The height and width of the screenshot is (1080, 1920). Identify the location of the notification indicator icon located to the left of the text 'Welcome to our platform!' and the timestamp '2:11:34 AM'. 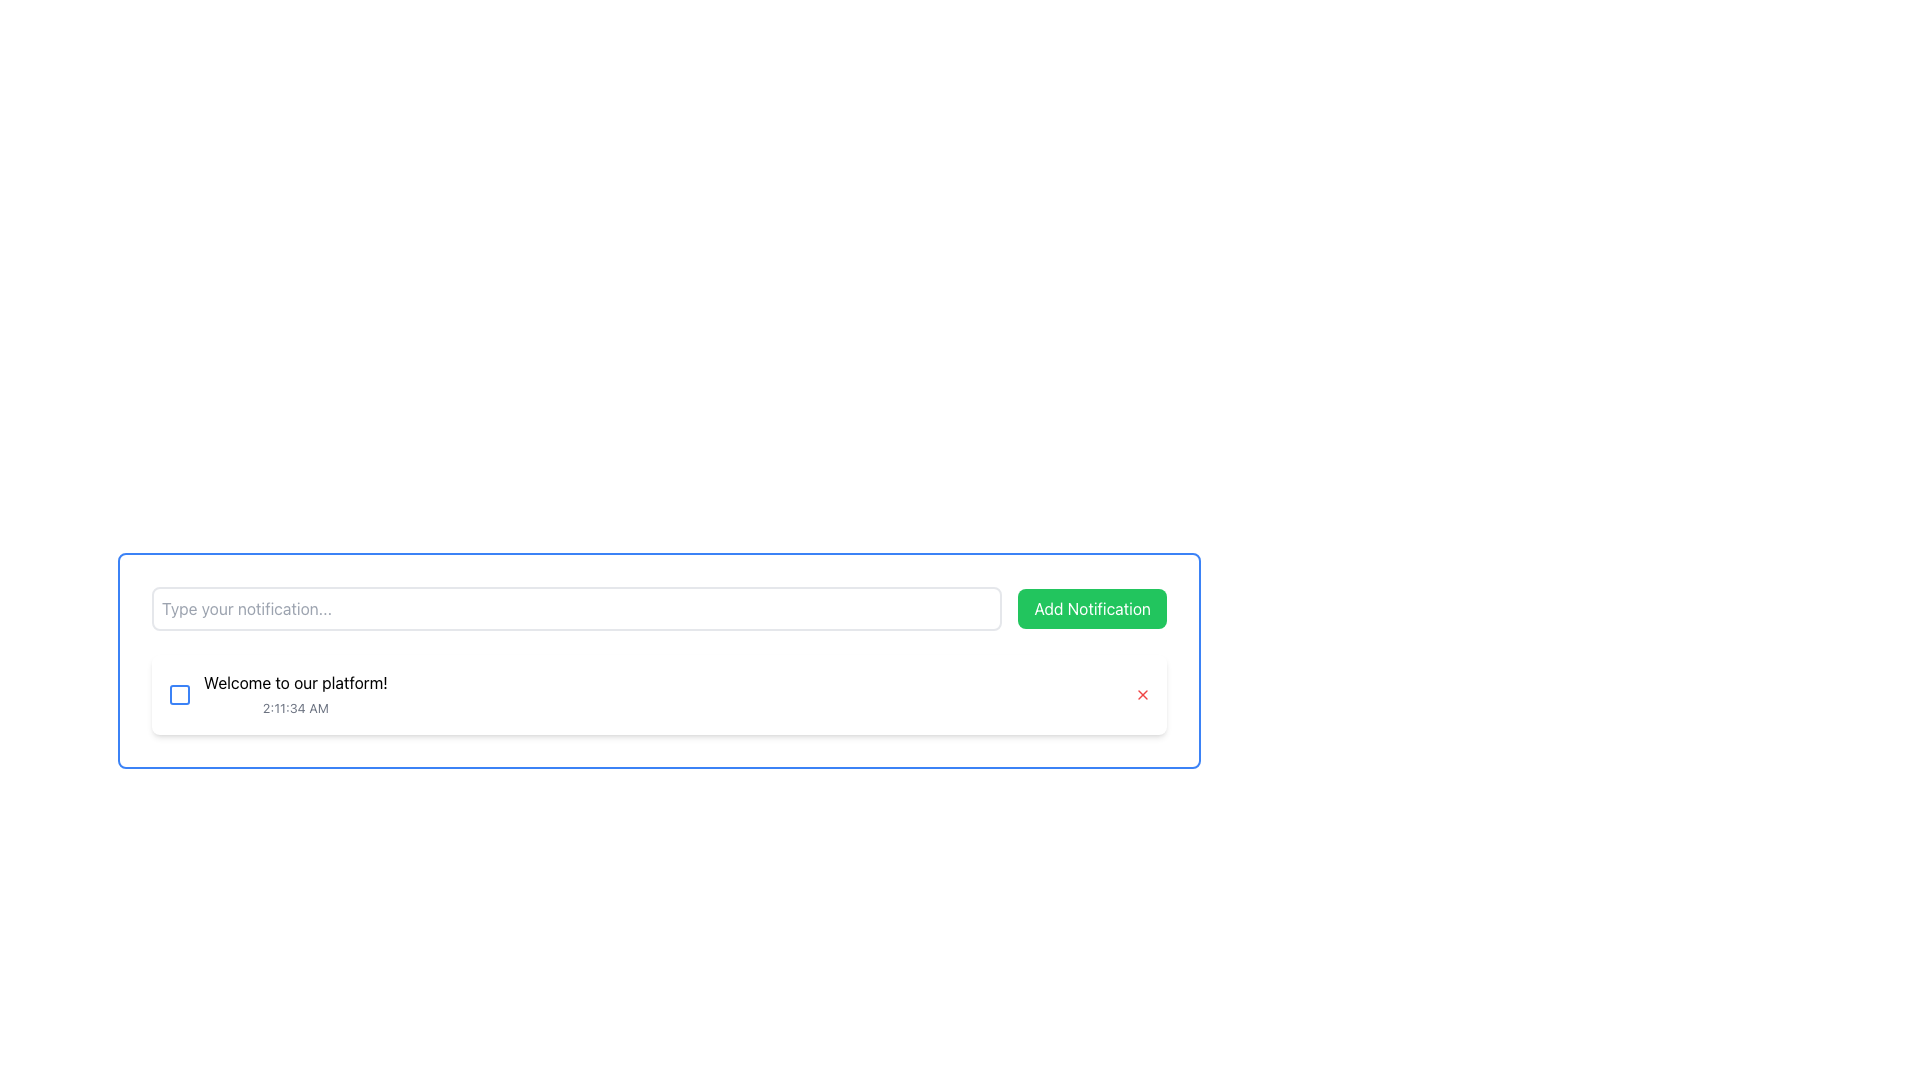
(180, 693).